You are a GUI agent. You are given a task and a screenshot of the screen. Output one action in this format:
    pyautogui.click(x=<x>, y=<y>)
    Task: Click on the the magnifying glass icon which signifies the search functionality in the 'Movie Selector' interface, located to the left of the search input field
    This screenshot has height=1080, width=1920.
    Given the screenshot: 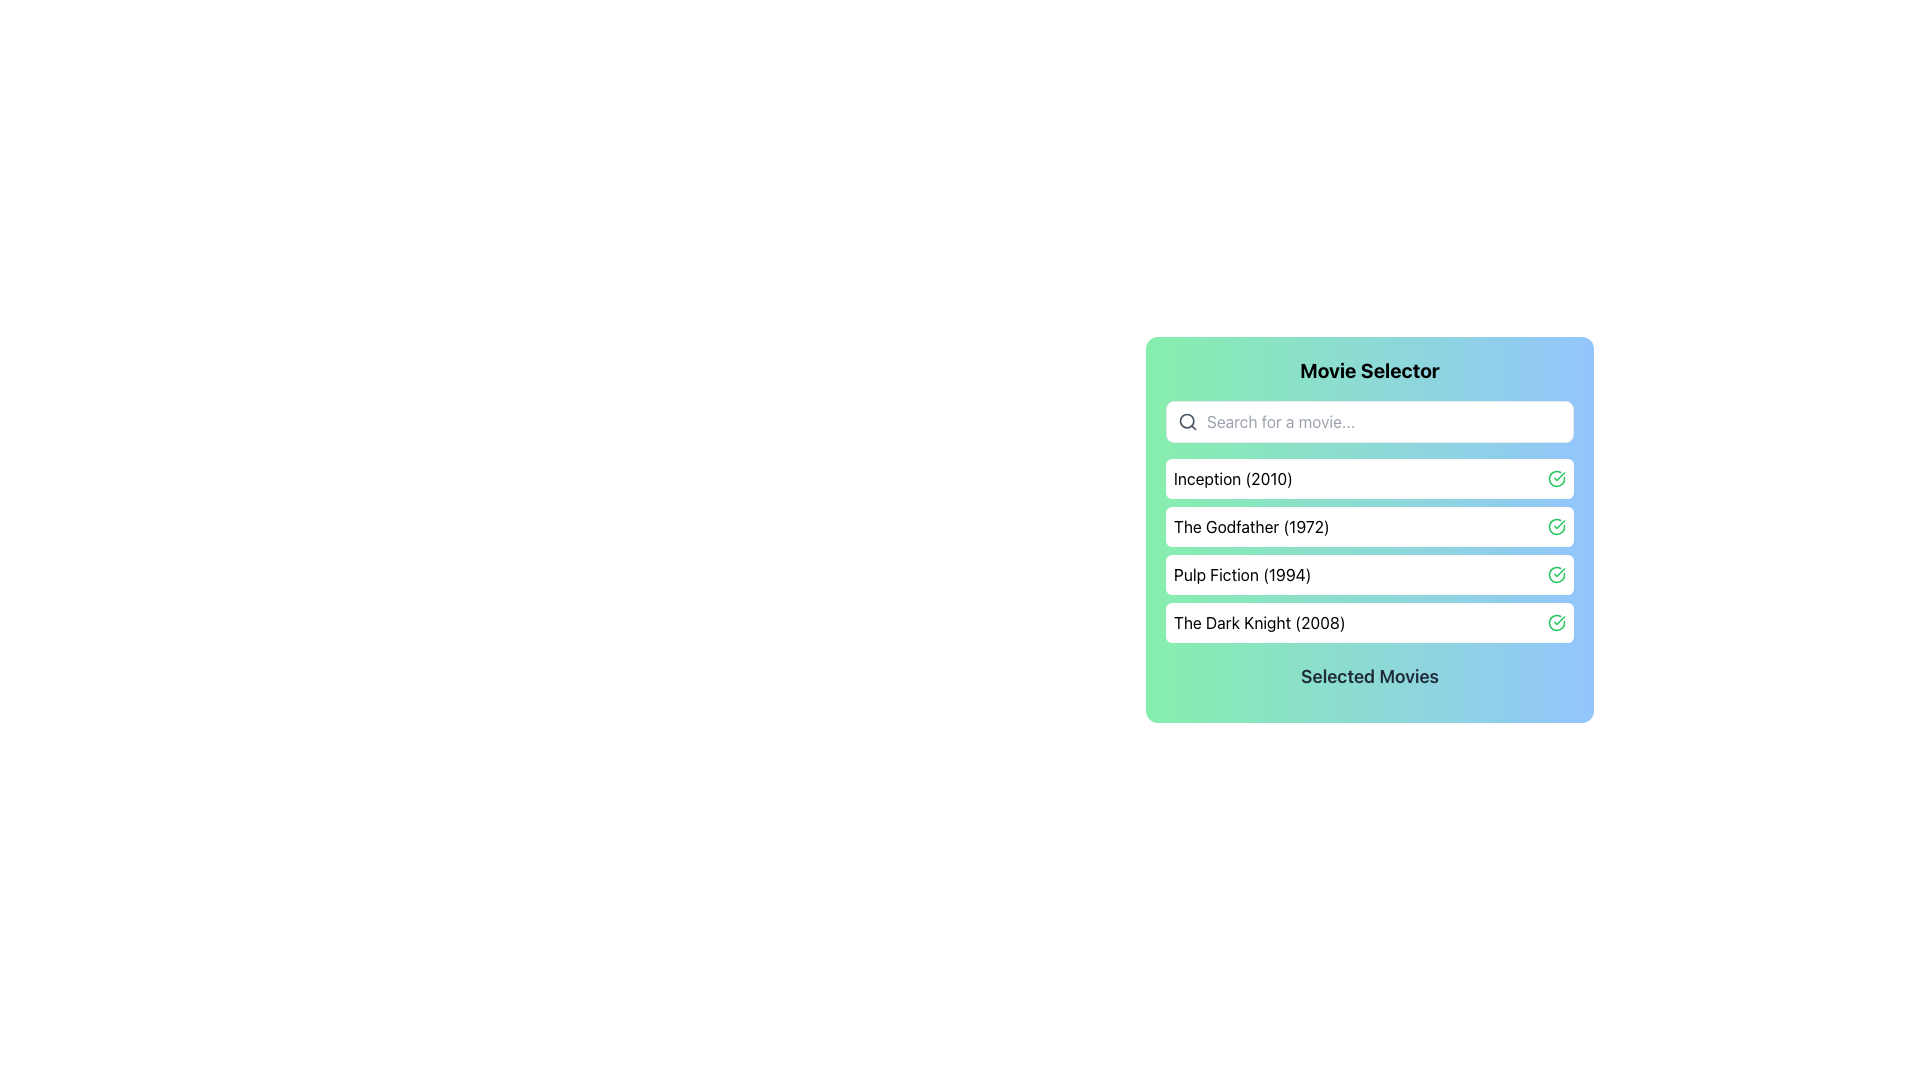 What is the action you would take?
    pyautogui.click(x=1187, y=420)
    